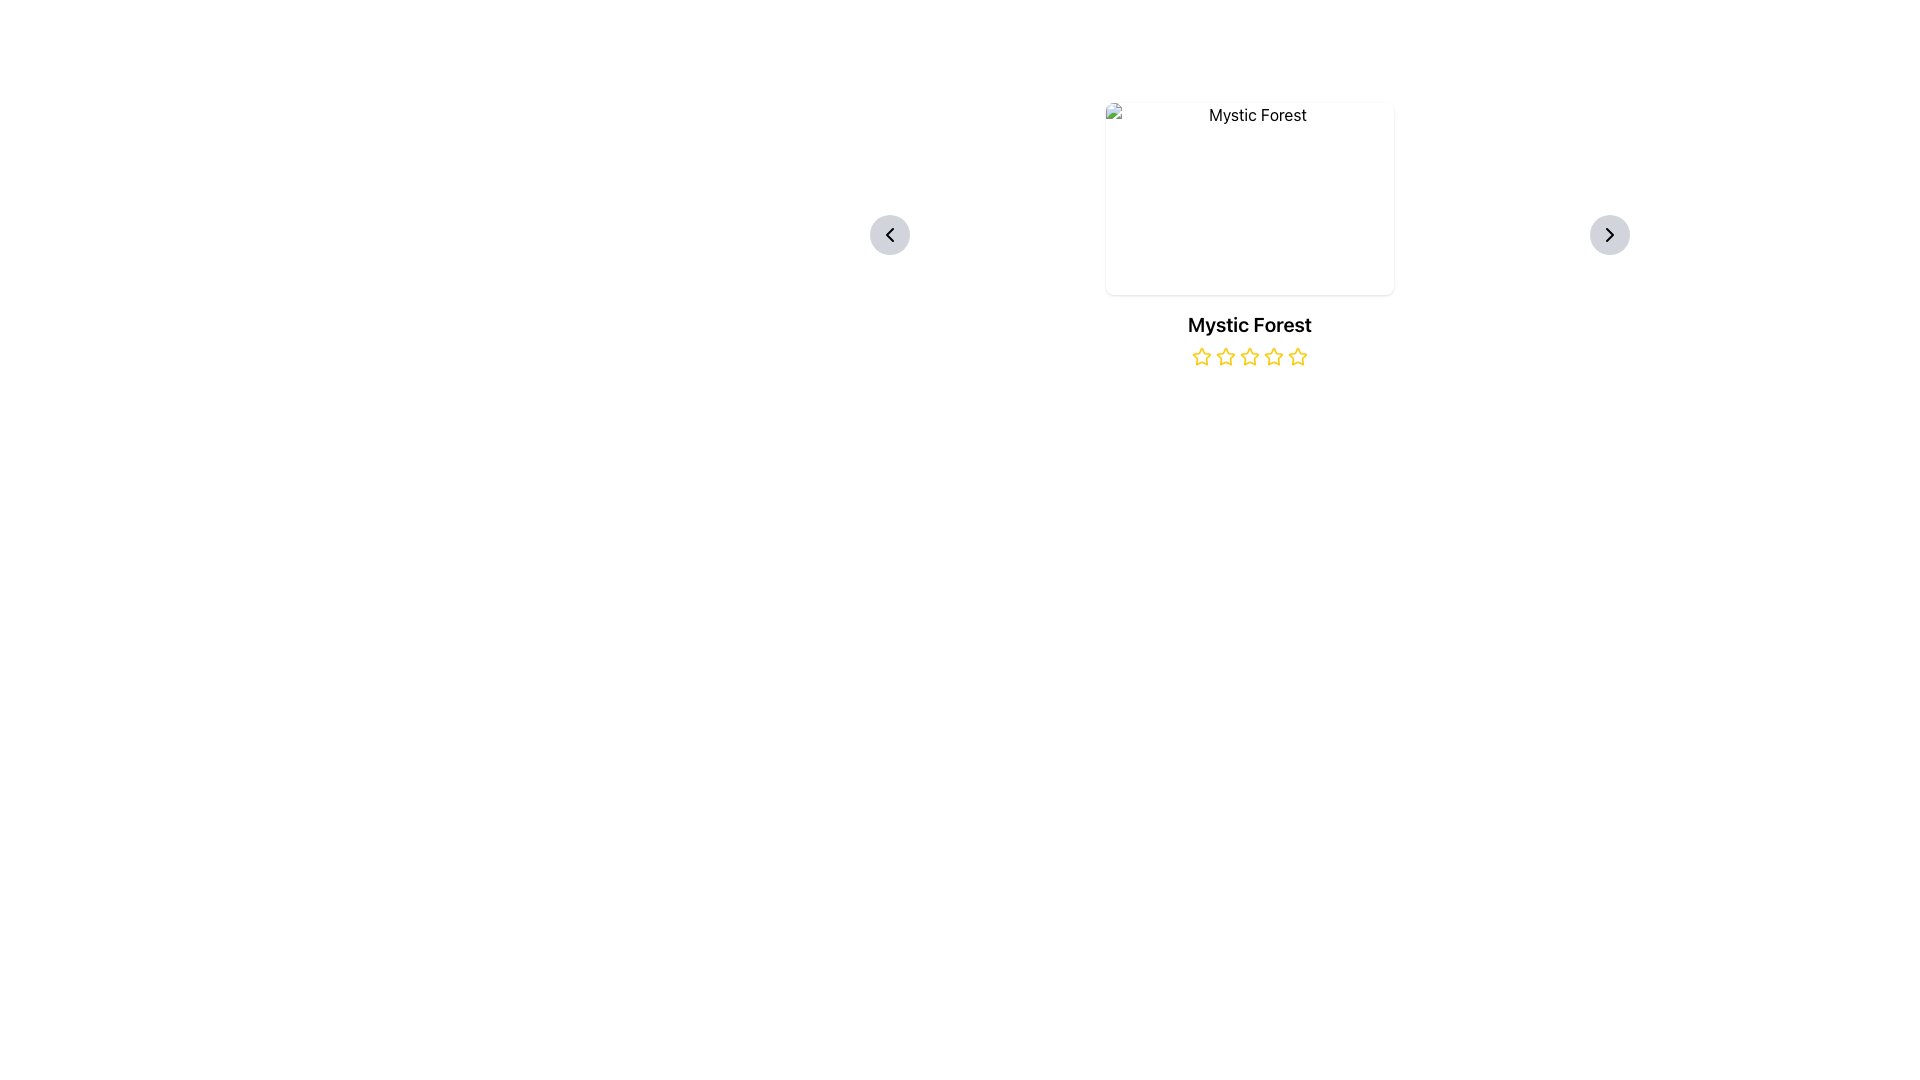 Image resolution: width=1920 pixels, height=1080 pixels. Describe the element at coordinates (1200, 354) in the screenshot. I see `the first star icon in the rating component located underneath the text titled 'Mystic Forest'` at that location.